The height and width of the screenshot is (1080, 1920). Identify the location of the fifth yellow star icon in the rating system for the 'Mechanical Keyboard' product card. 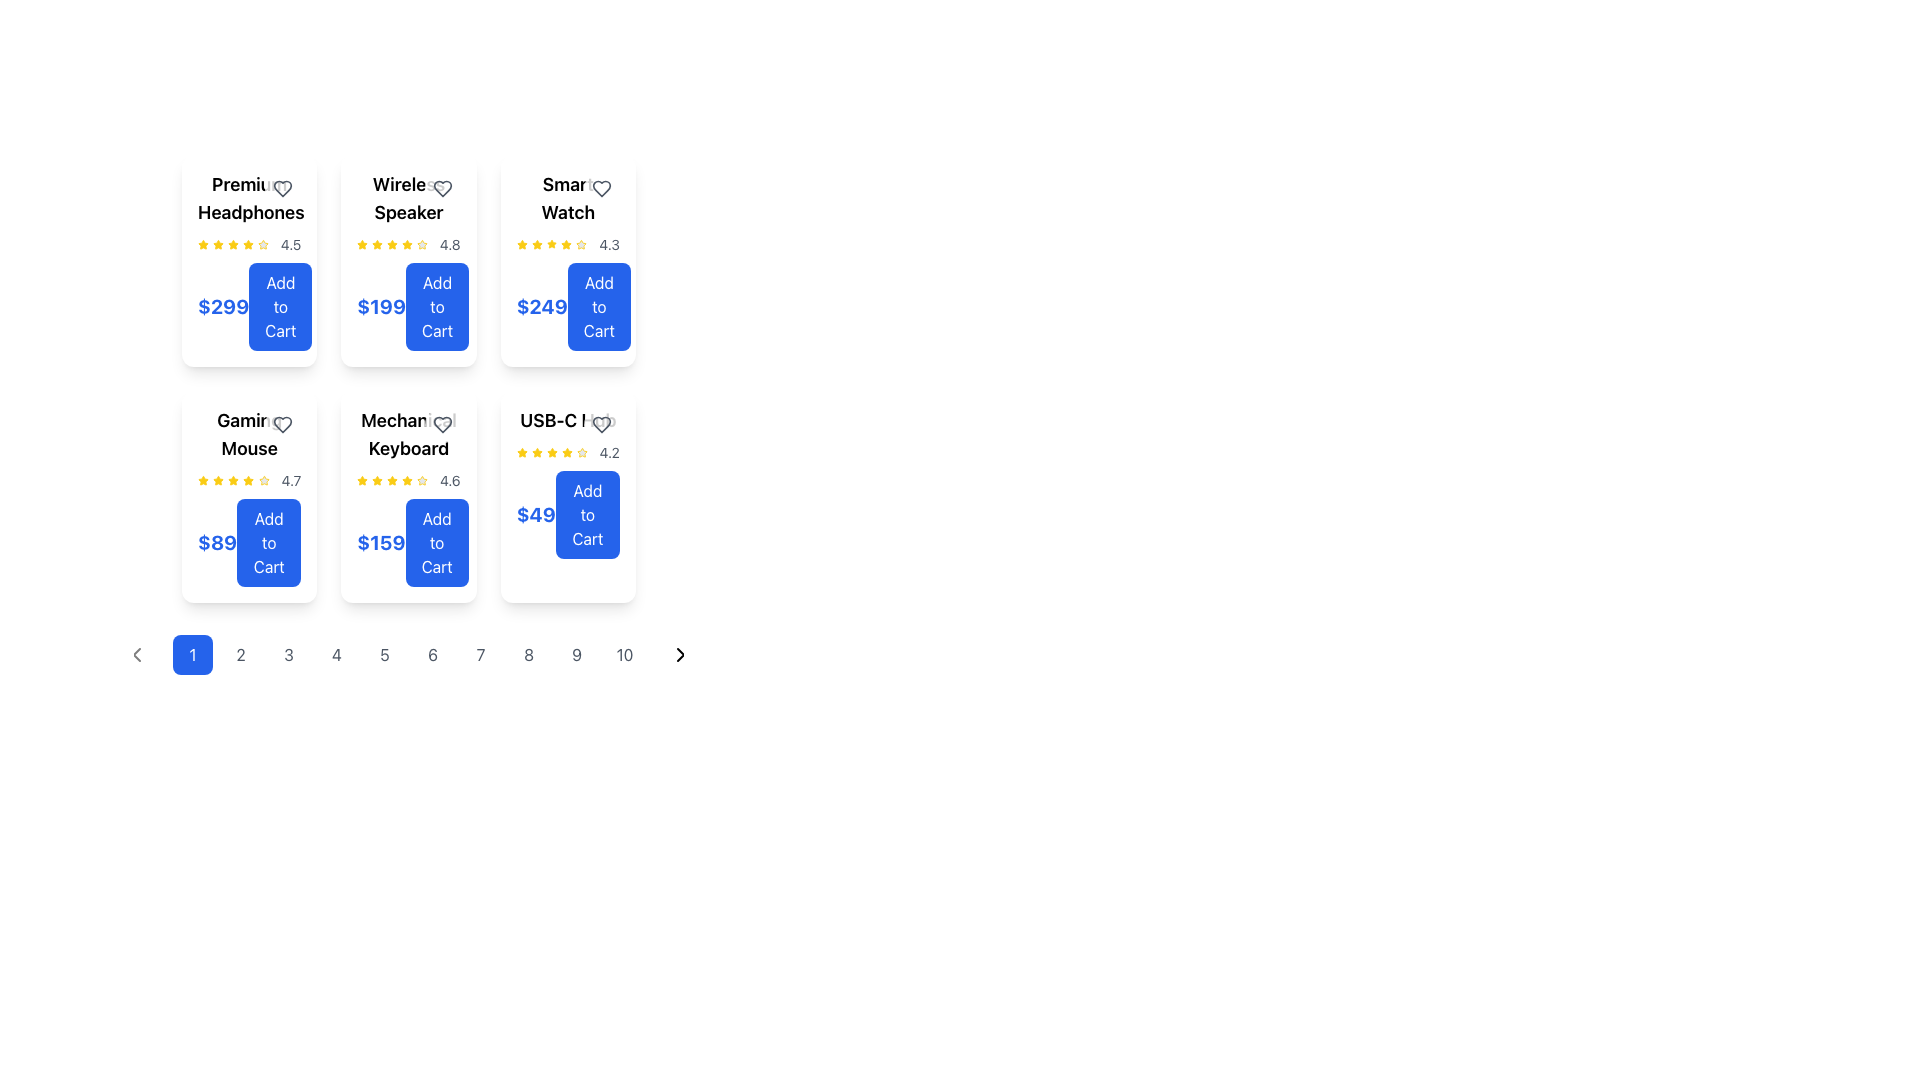
(392, 481).